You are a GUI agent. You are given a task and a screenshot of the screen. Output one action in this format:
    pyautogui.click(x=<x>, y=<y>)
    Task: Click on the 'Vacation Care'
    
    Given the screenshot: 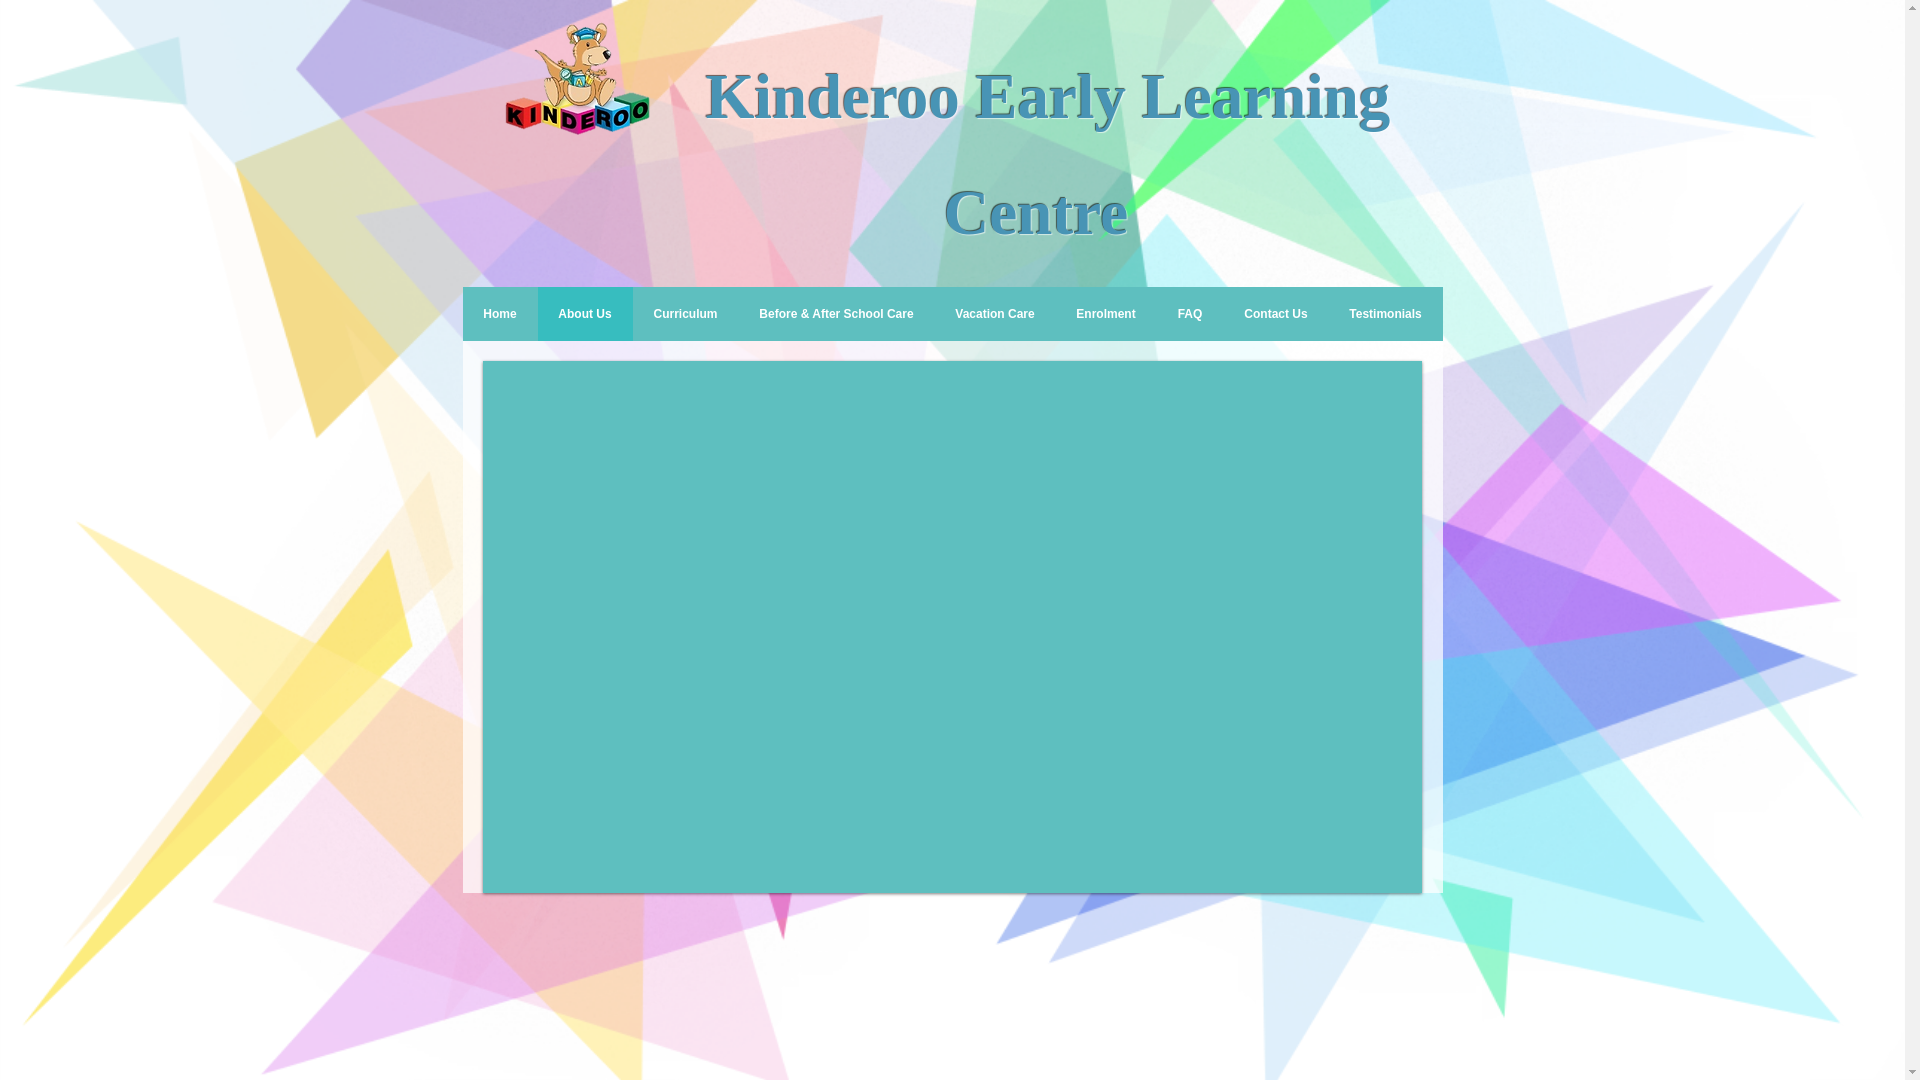 What is the action you would take?
    pyautogui.click(x=994, y=313)
    